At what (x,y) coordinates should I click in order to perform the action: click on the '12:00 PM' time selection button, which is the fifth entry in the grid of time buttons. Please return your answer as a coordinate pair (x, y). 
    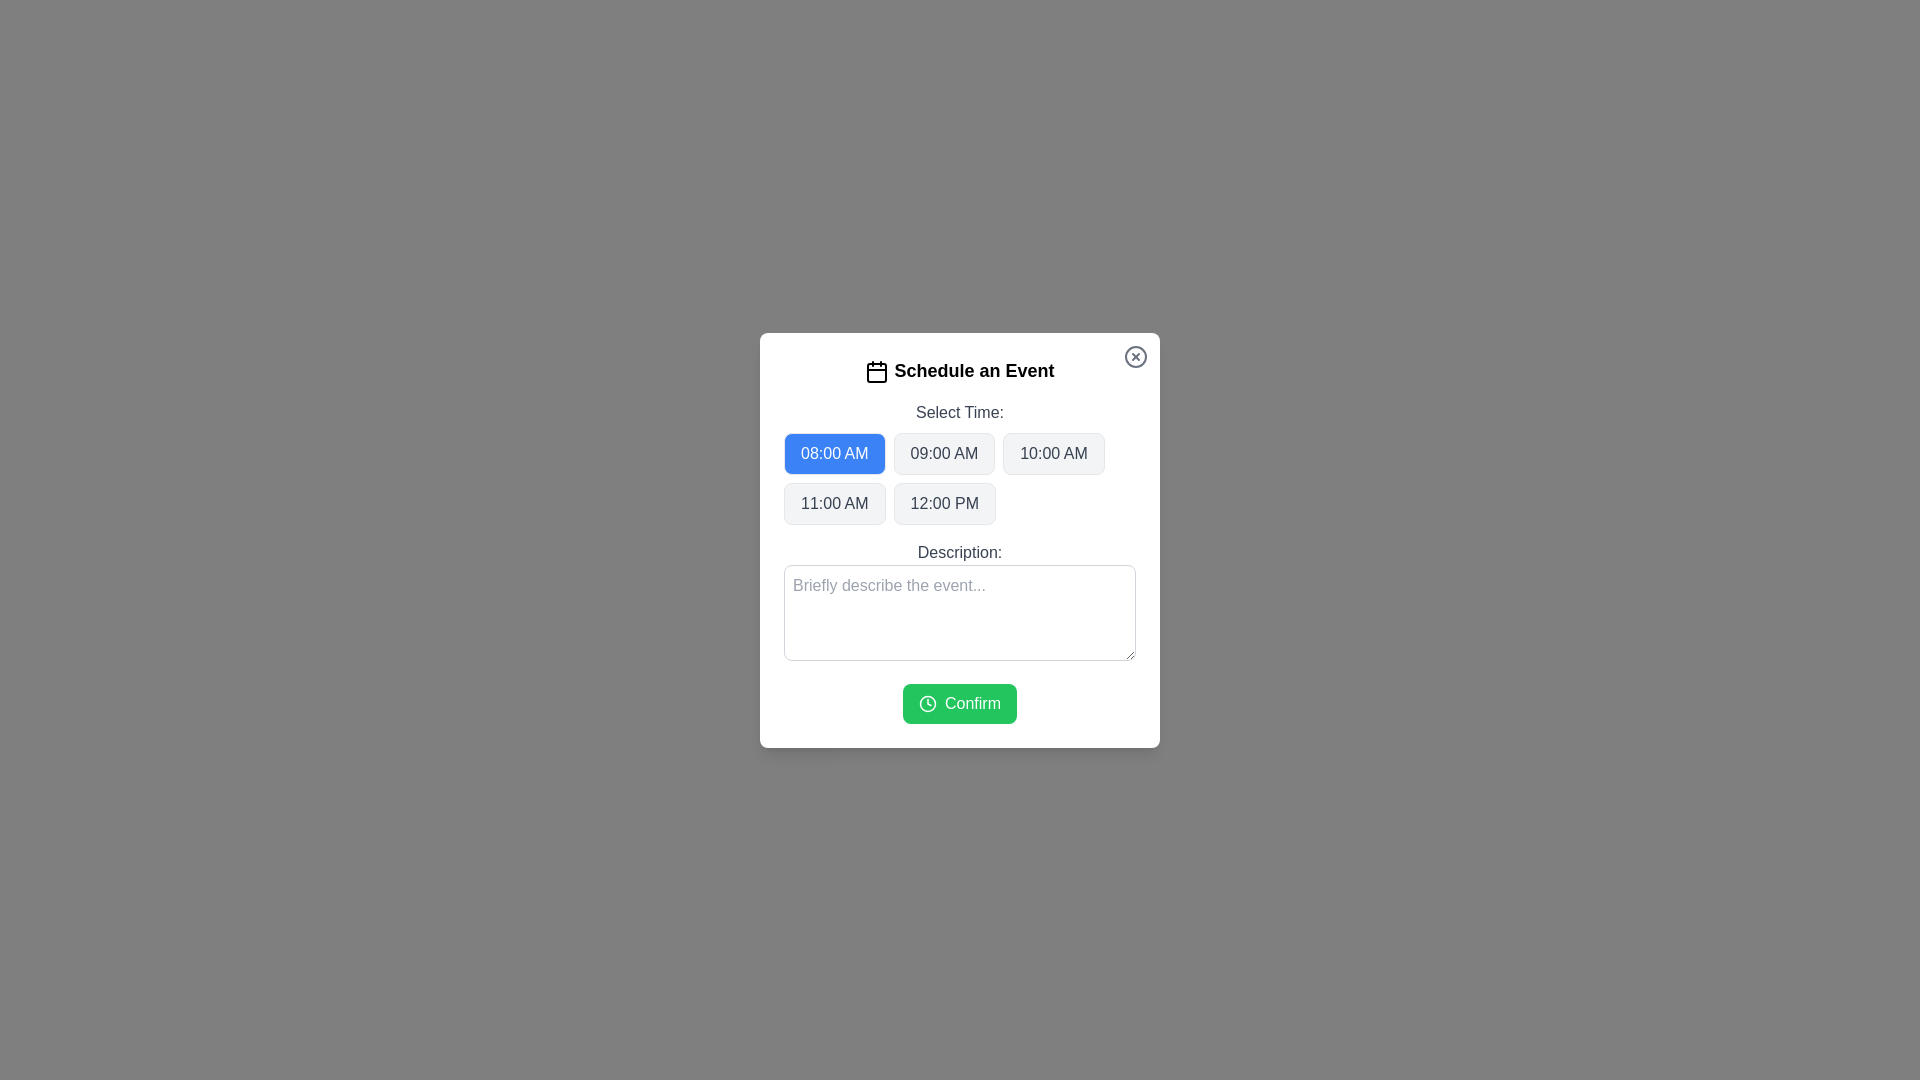
    Looking at the image, I should click on (943, 502).